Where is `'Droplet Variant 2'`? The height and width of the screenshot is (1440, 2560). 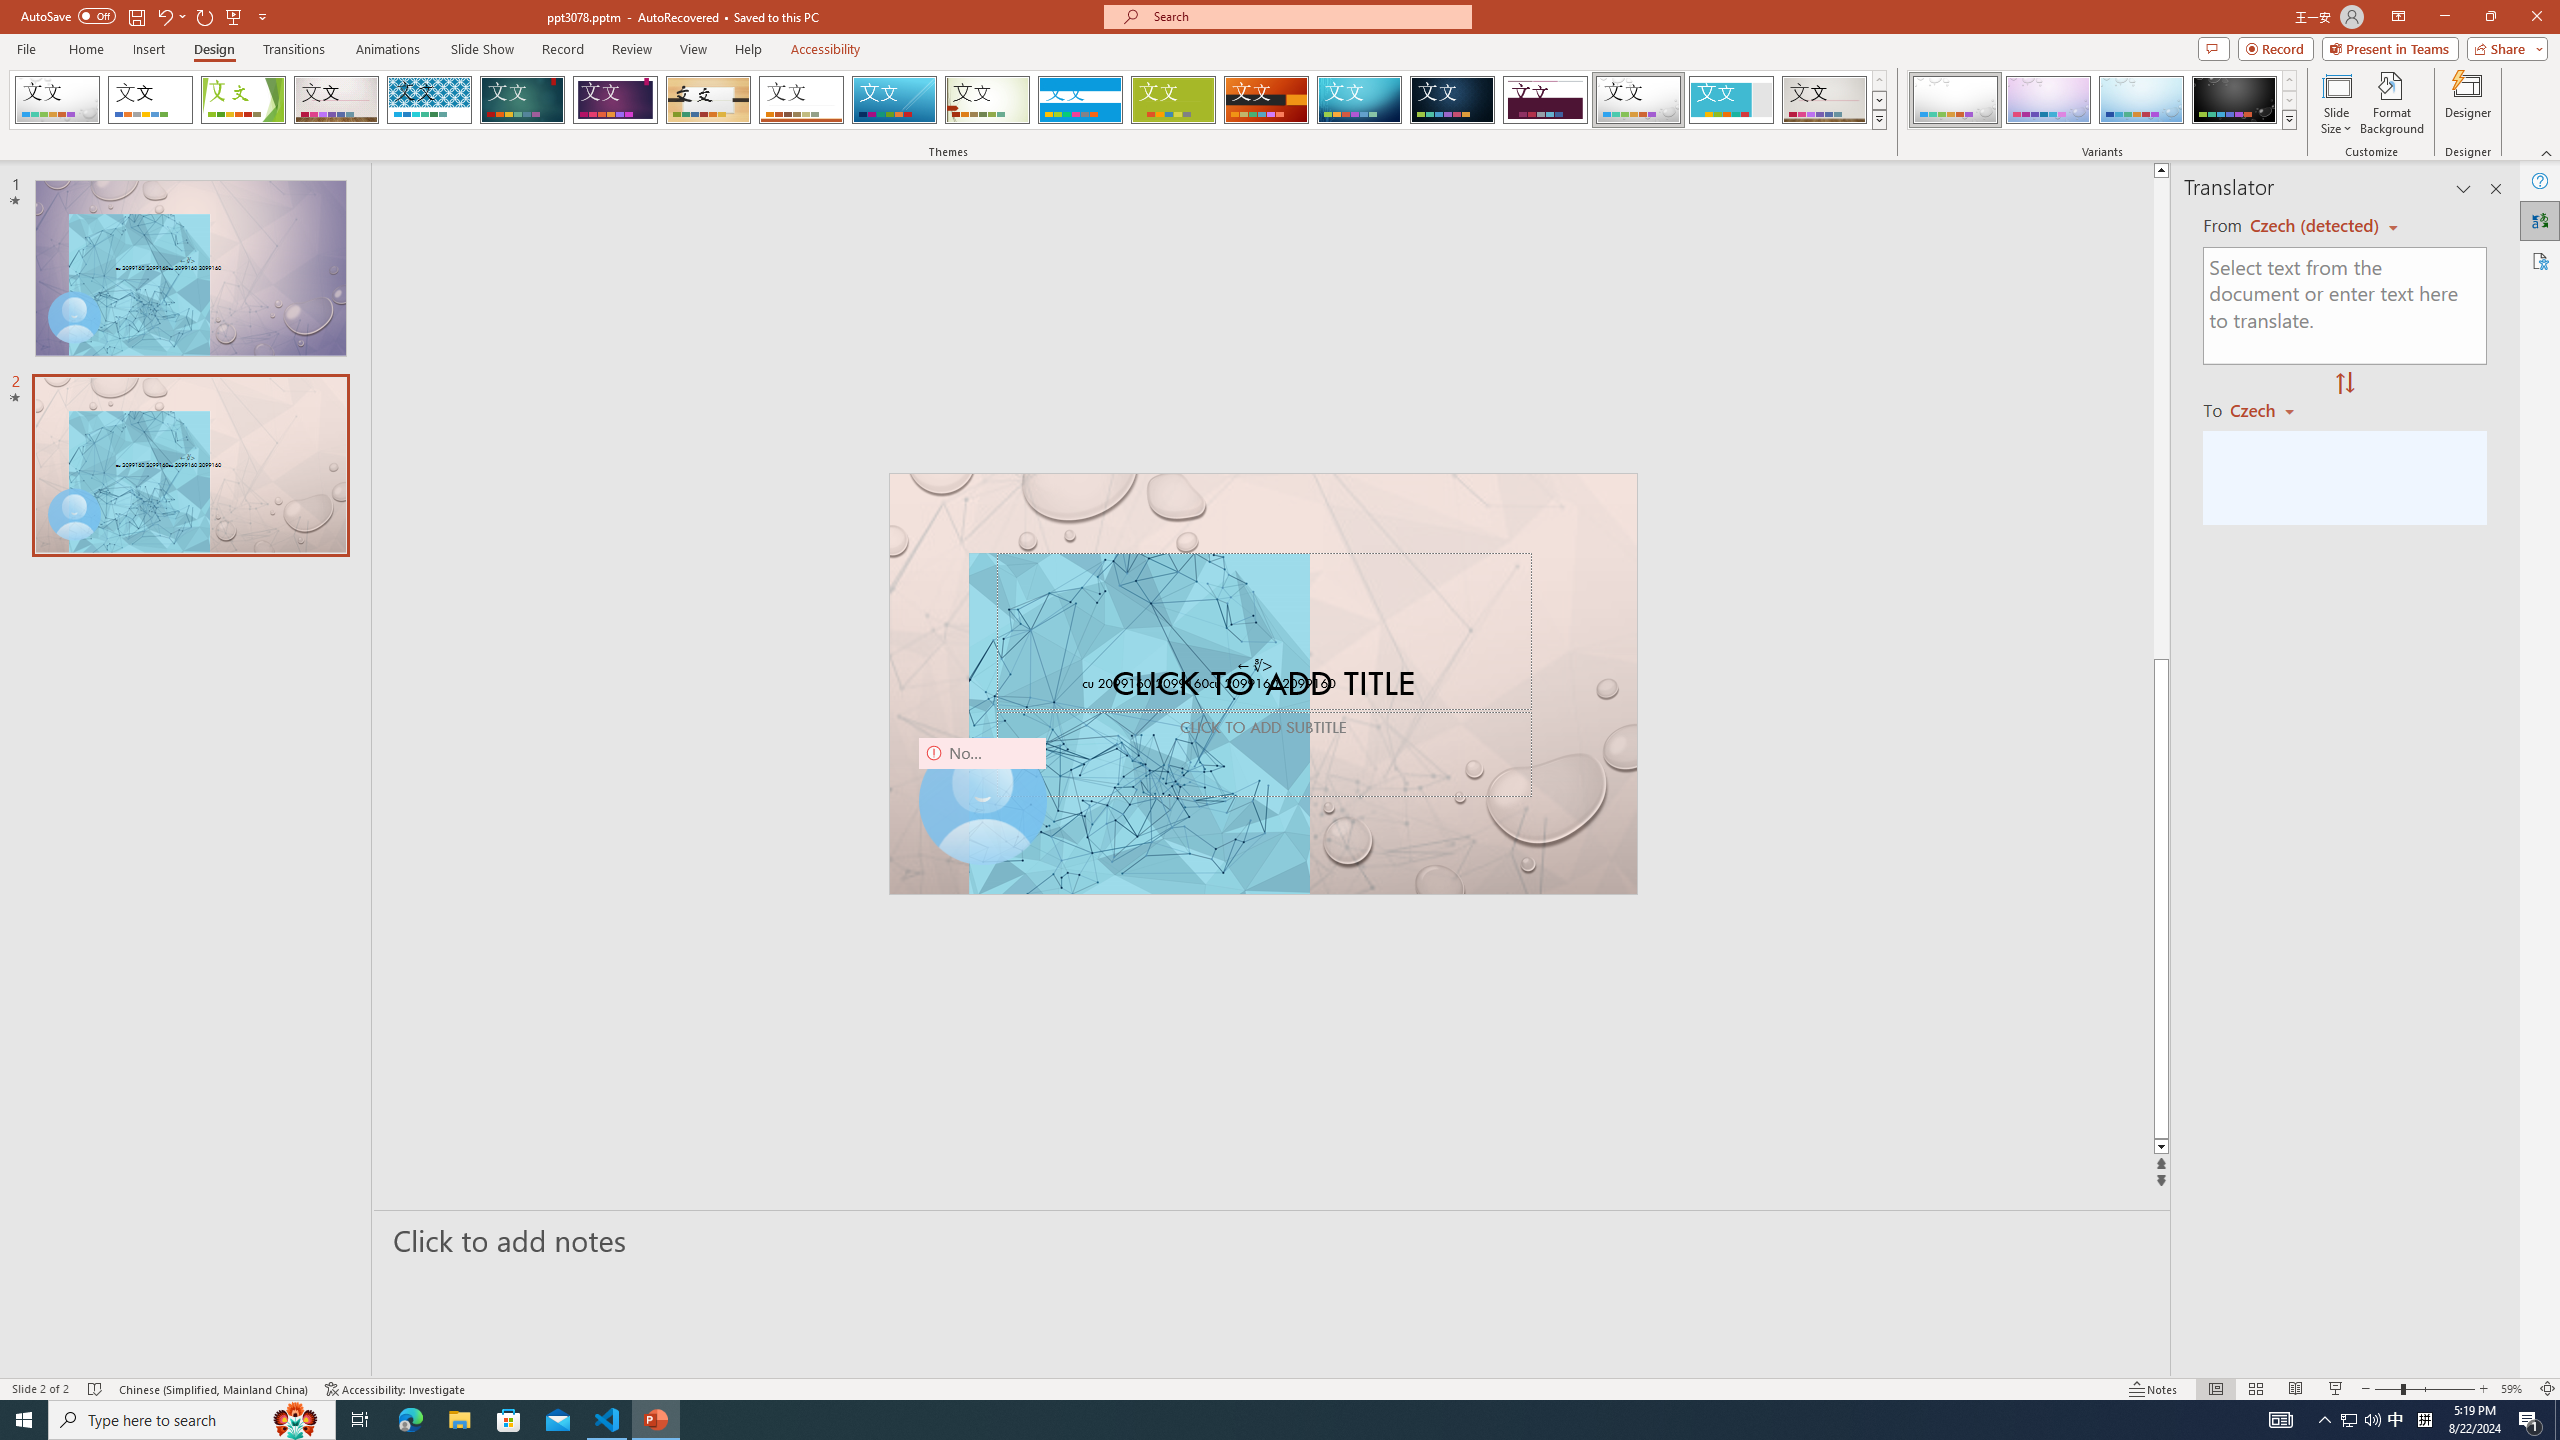
'Droplet Variant 2' is located at coordinates (2047, 99).